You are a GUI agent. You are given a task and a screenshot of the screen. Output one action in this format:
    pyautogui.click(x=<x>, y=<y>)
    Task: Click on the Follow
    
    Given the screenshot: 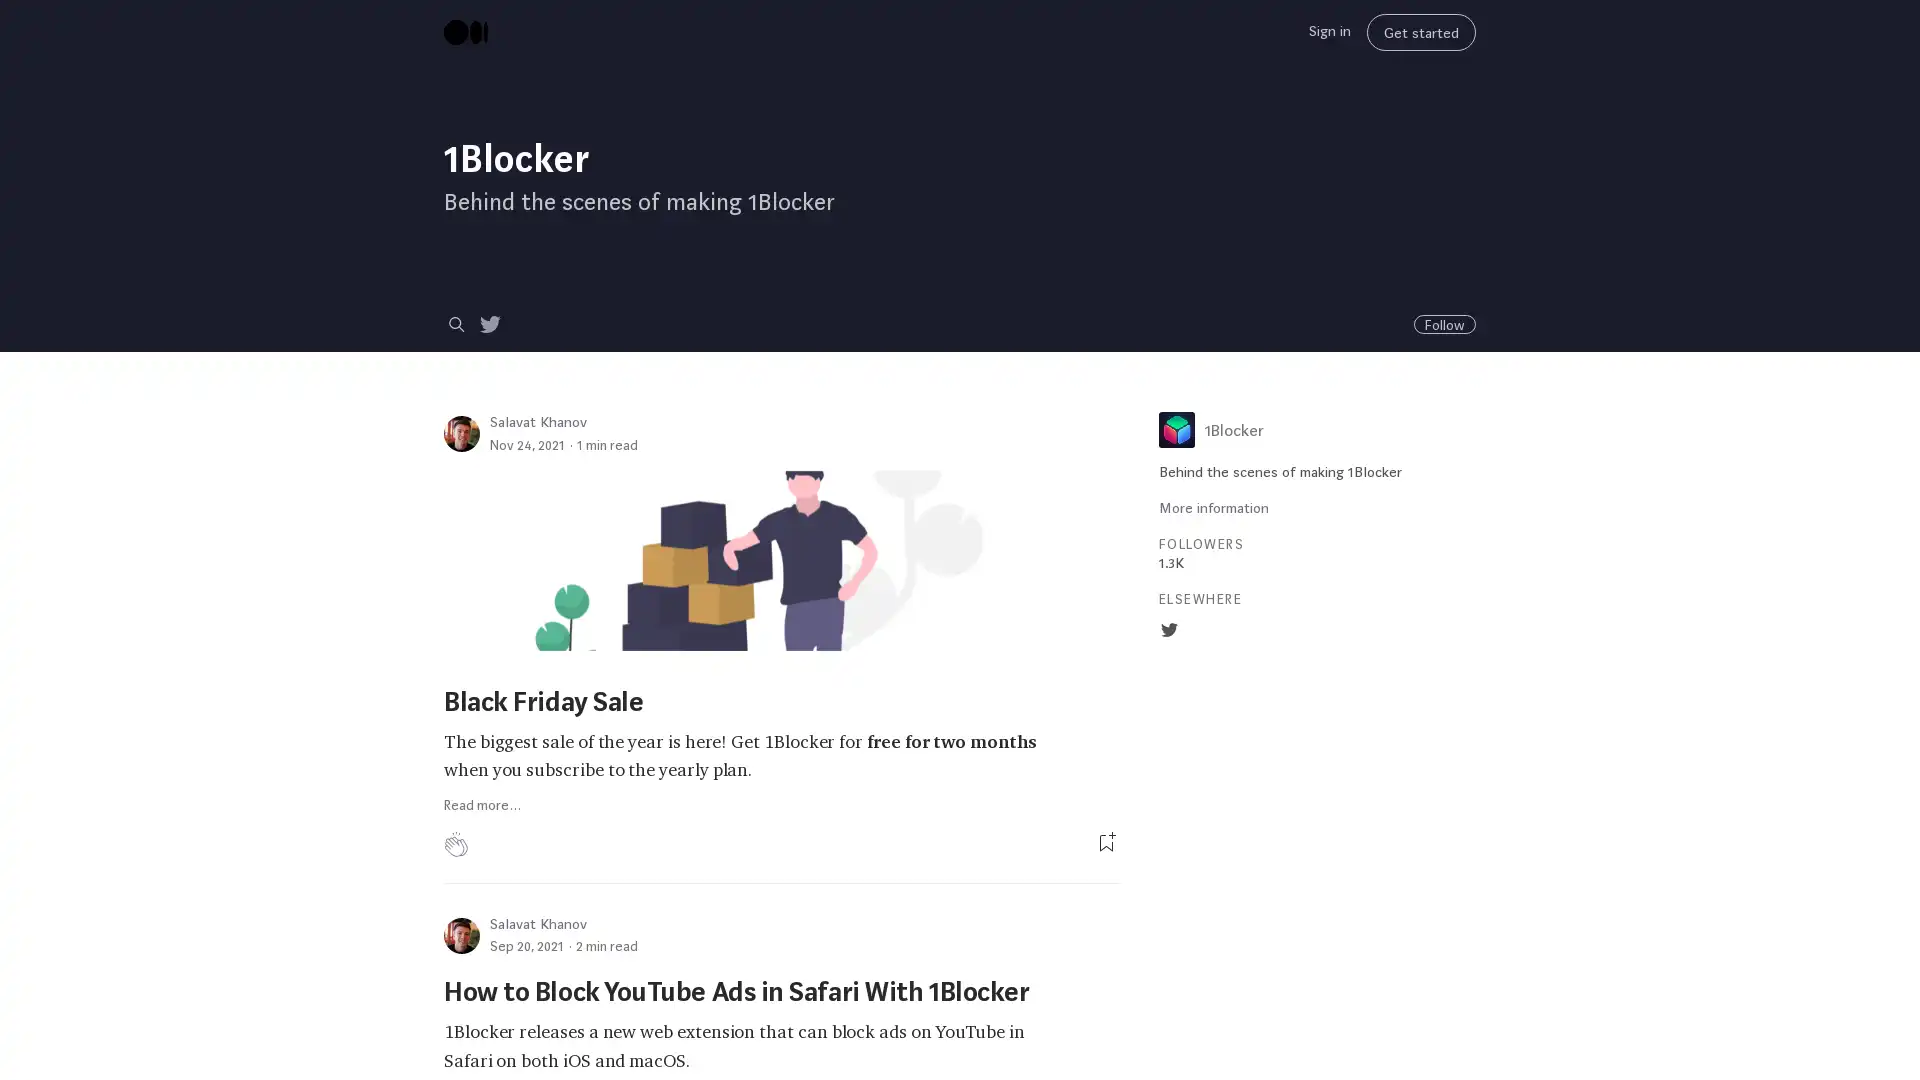 What is the action you would take?
    pyautogui.click(x=1444, y=323)
    